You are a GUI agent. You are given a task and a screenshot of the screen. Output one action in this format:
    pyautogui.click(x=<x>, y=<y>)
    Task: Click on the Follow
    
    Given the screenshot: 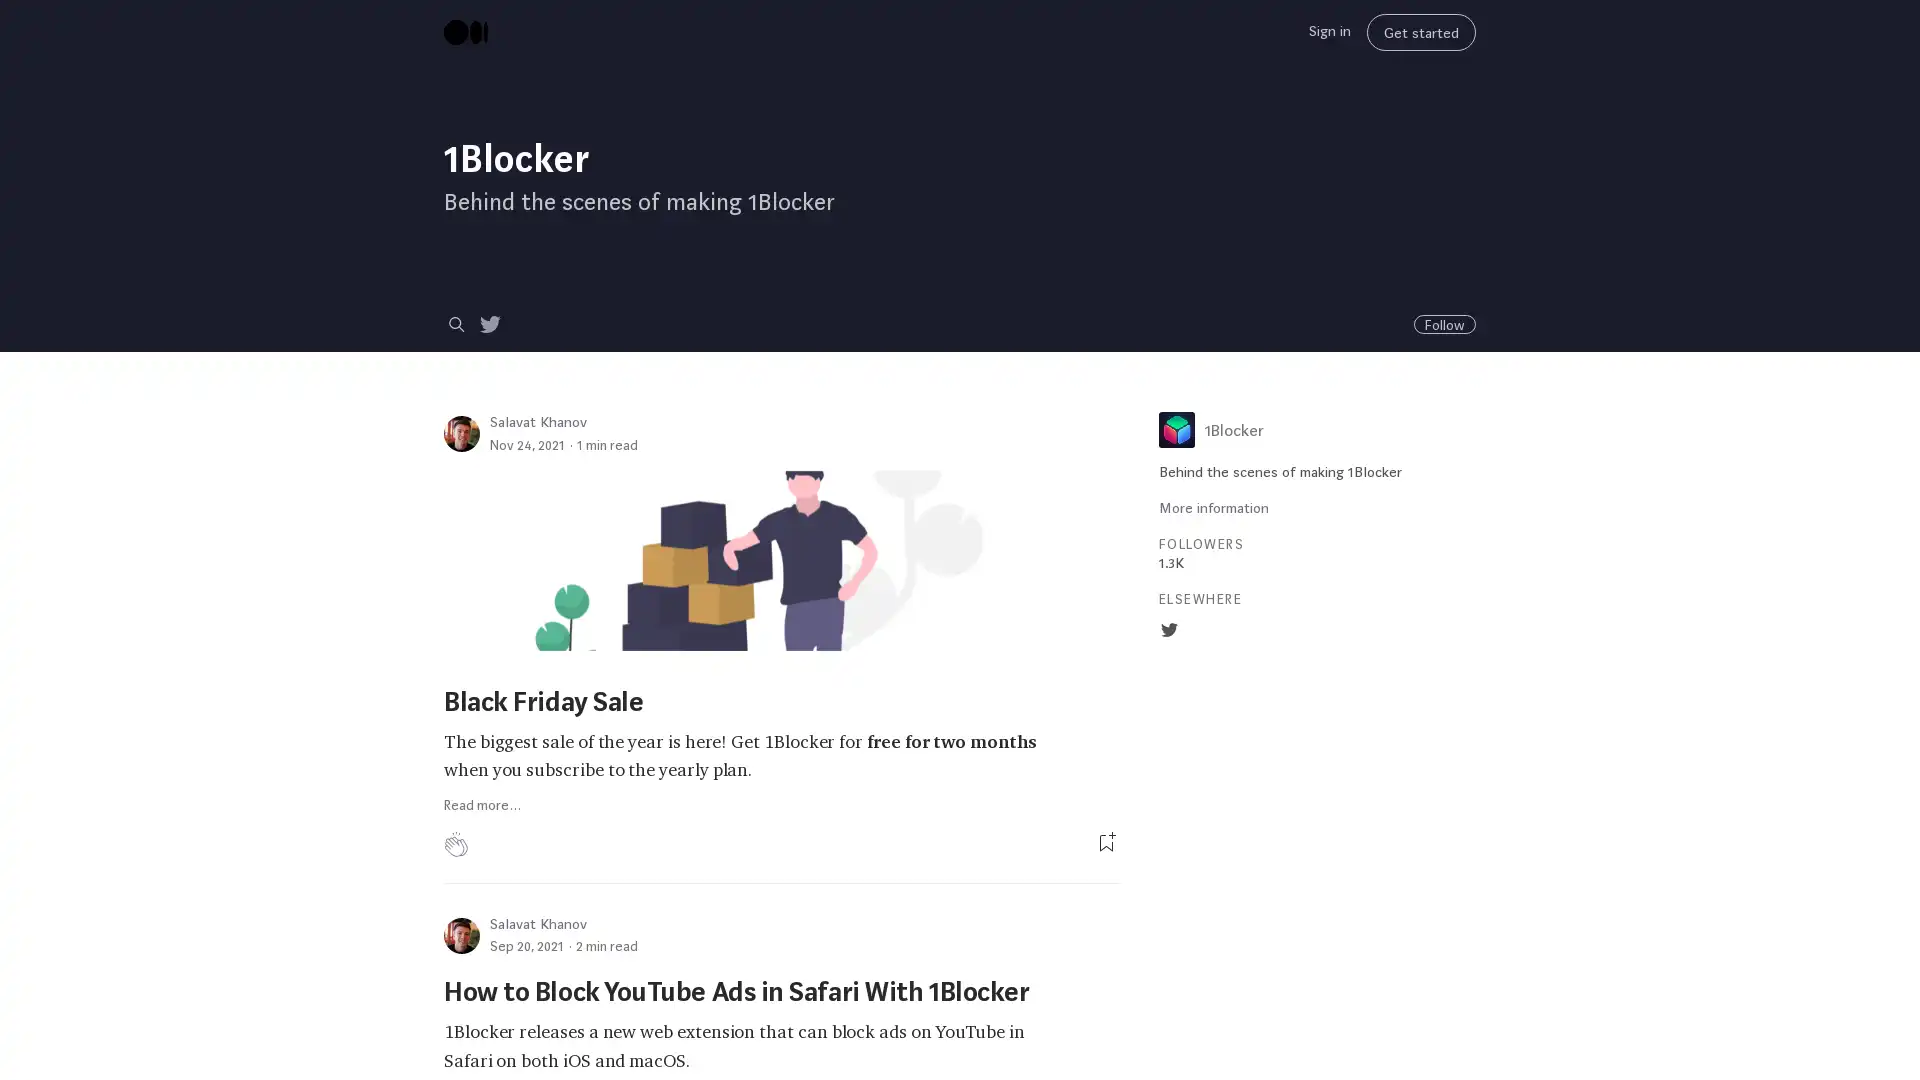 What is the action you would take?
    pyautogui.click(x=1444, y=323)
    